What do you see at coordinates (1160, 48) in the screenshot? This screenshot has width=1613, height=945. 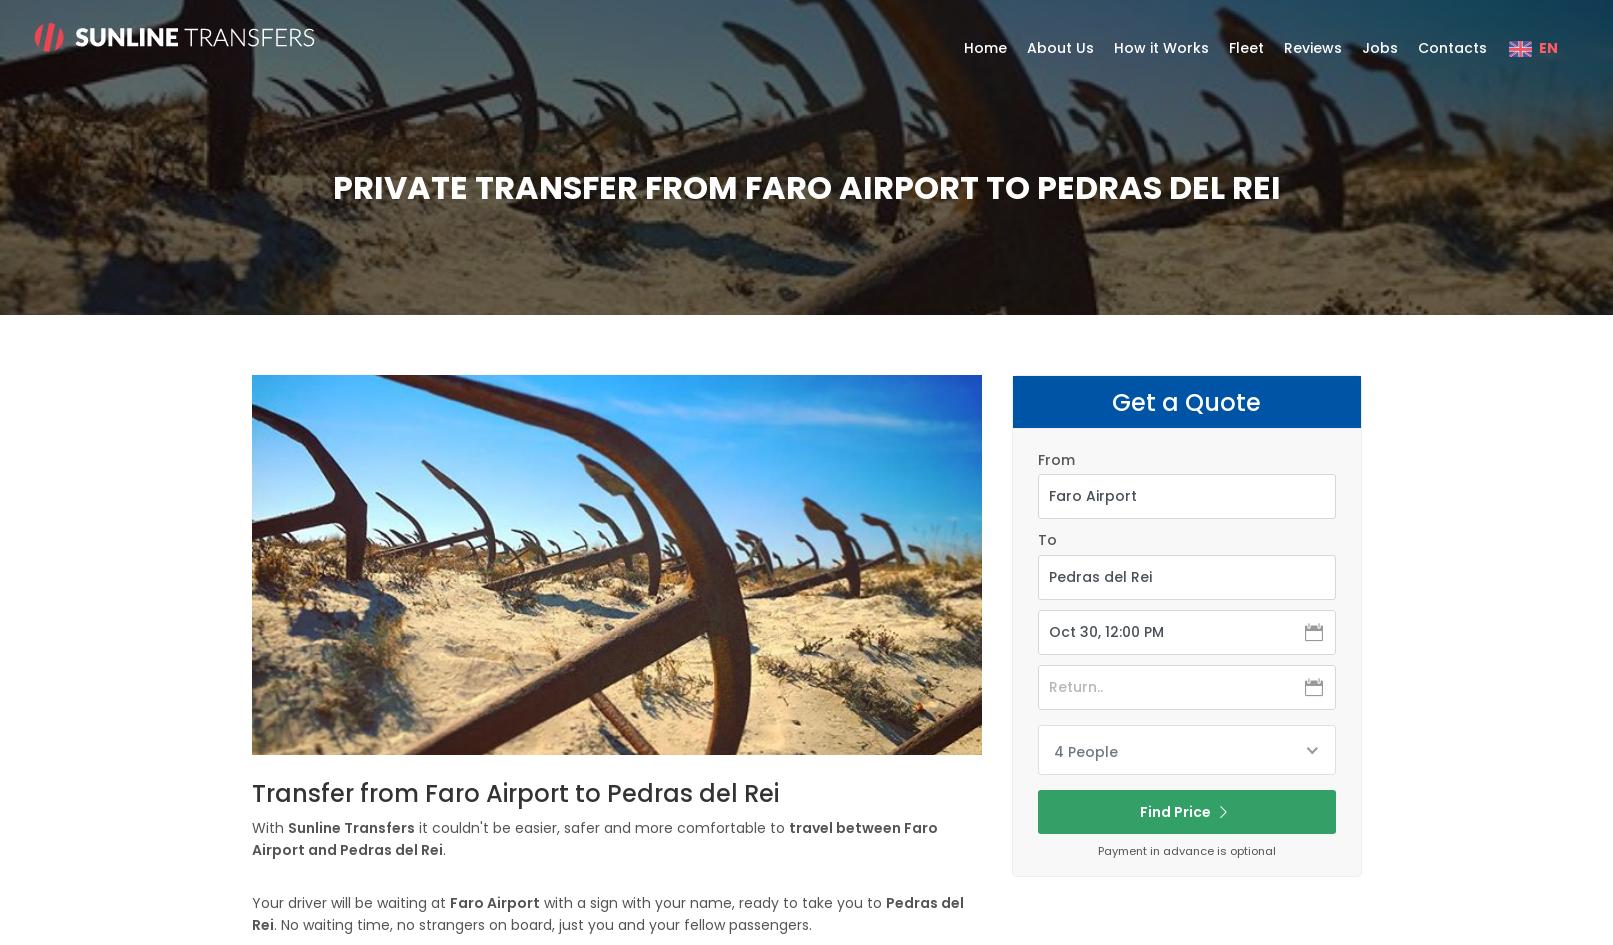 I see `'How it Works'` at bounding box center [1160, 48].